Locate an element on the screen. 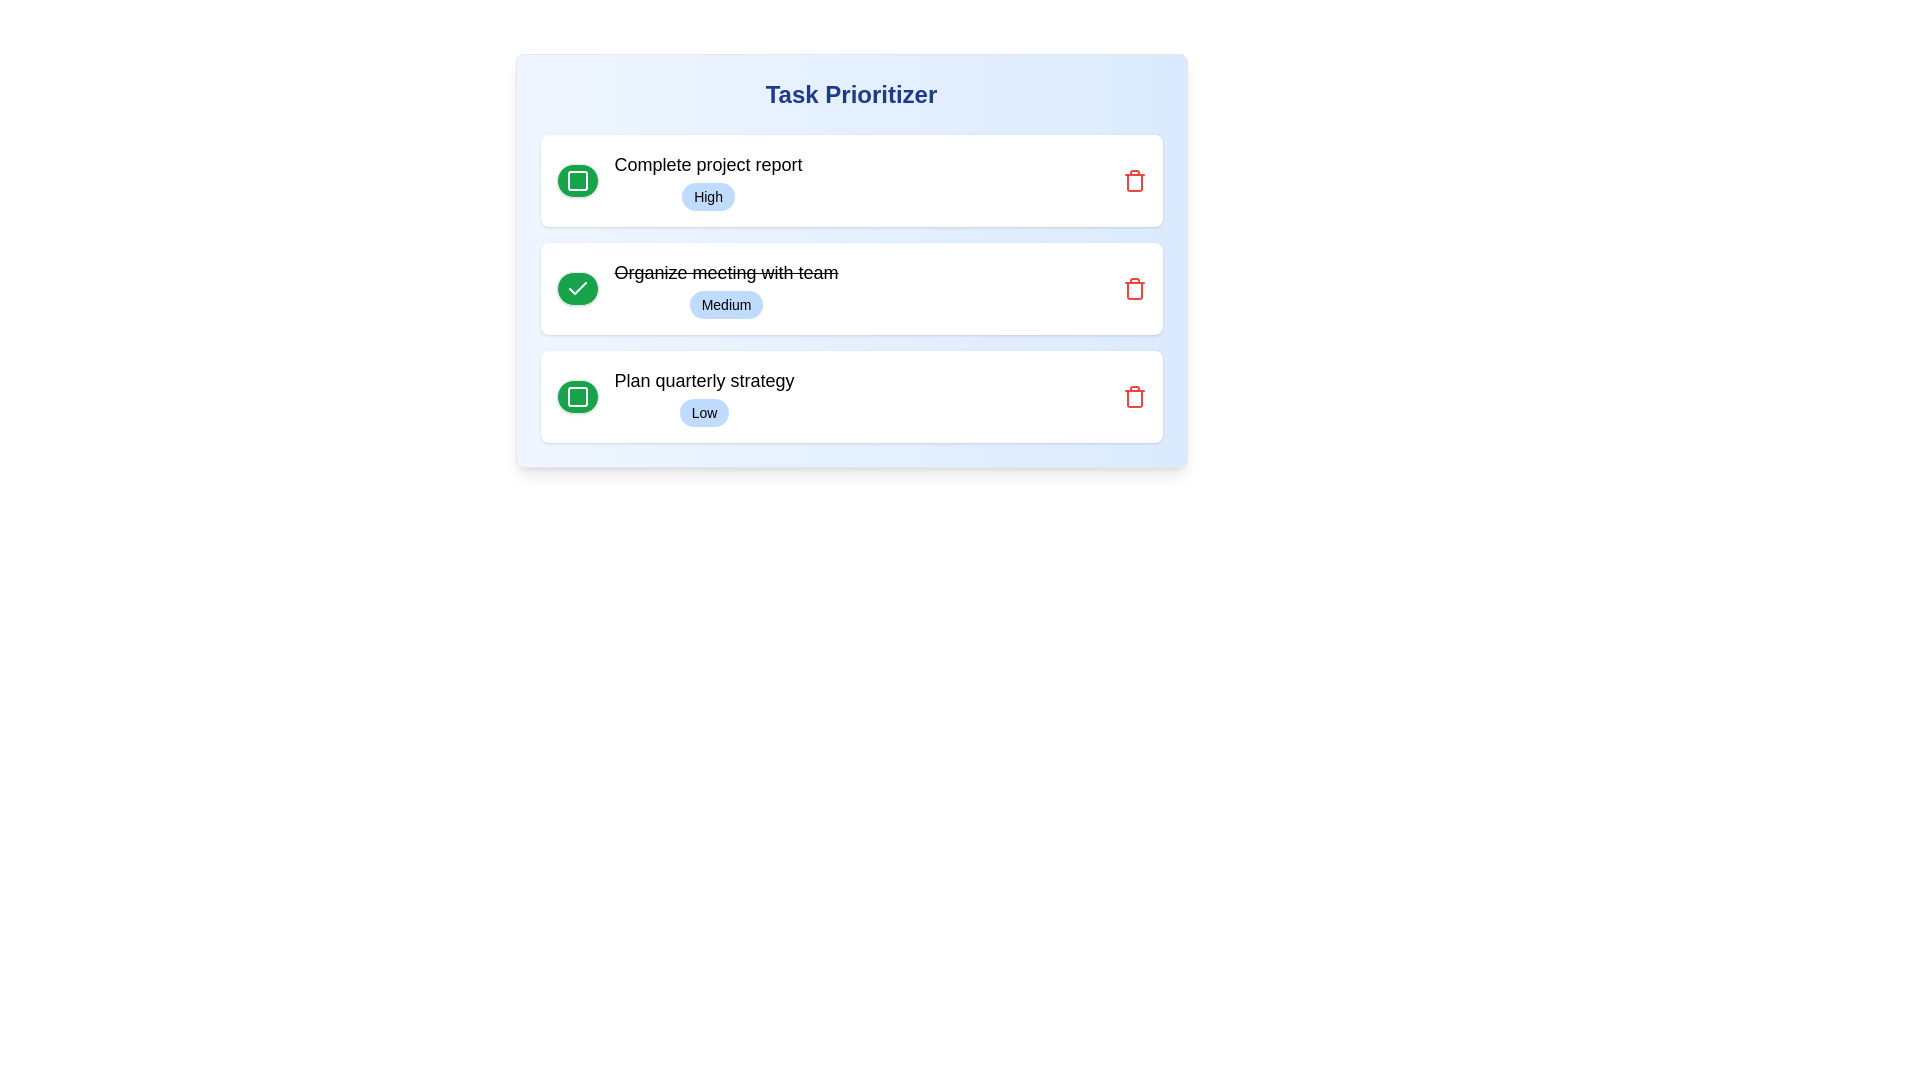 The image size is (1920, 1080). the delete button located at the far right of the second row in the task list is located at coordinates (1134, 289).